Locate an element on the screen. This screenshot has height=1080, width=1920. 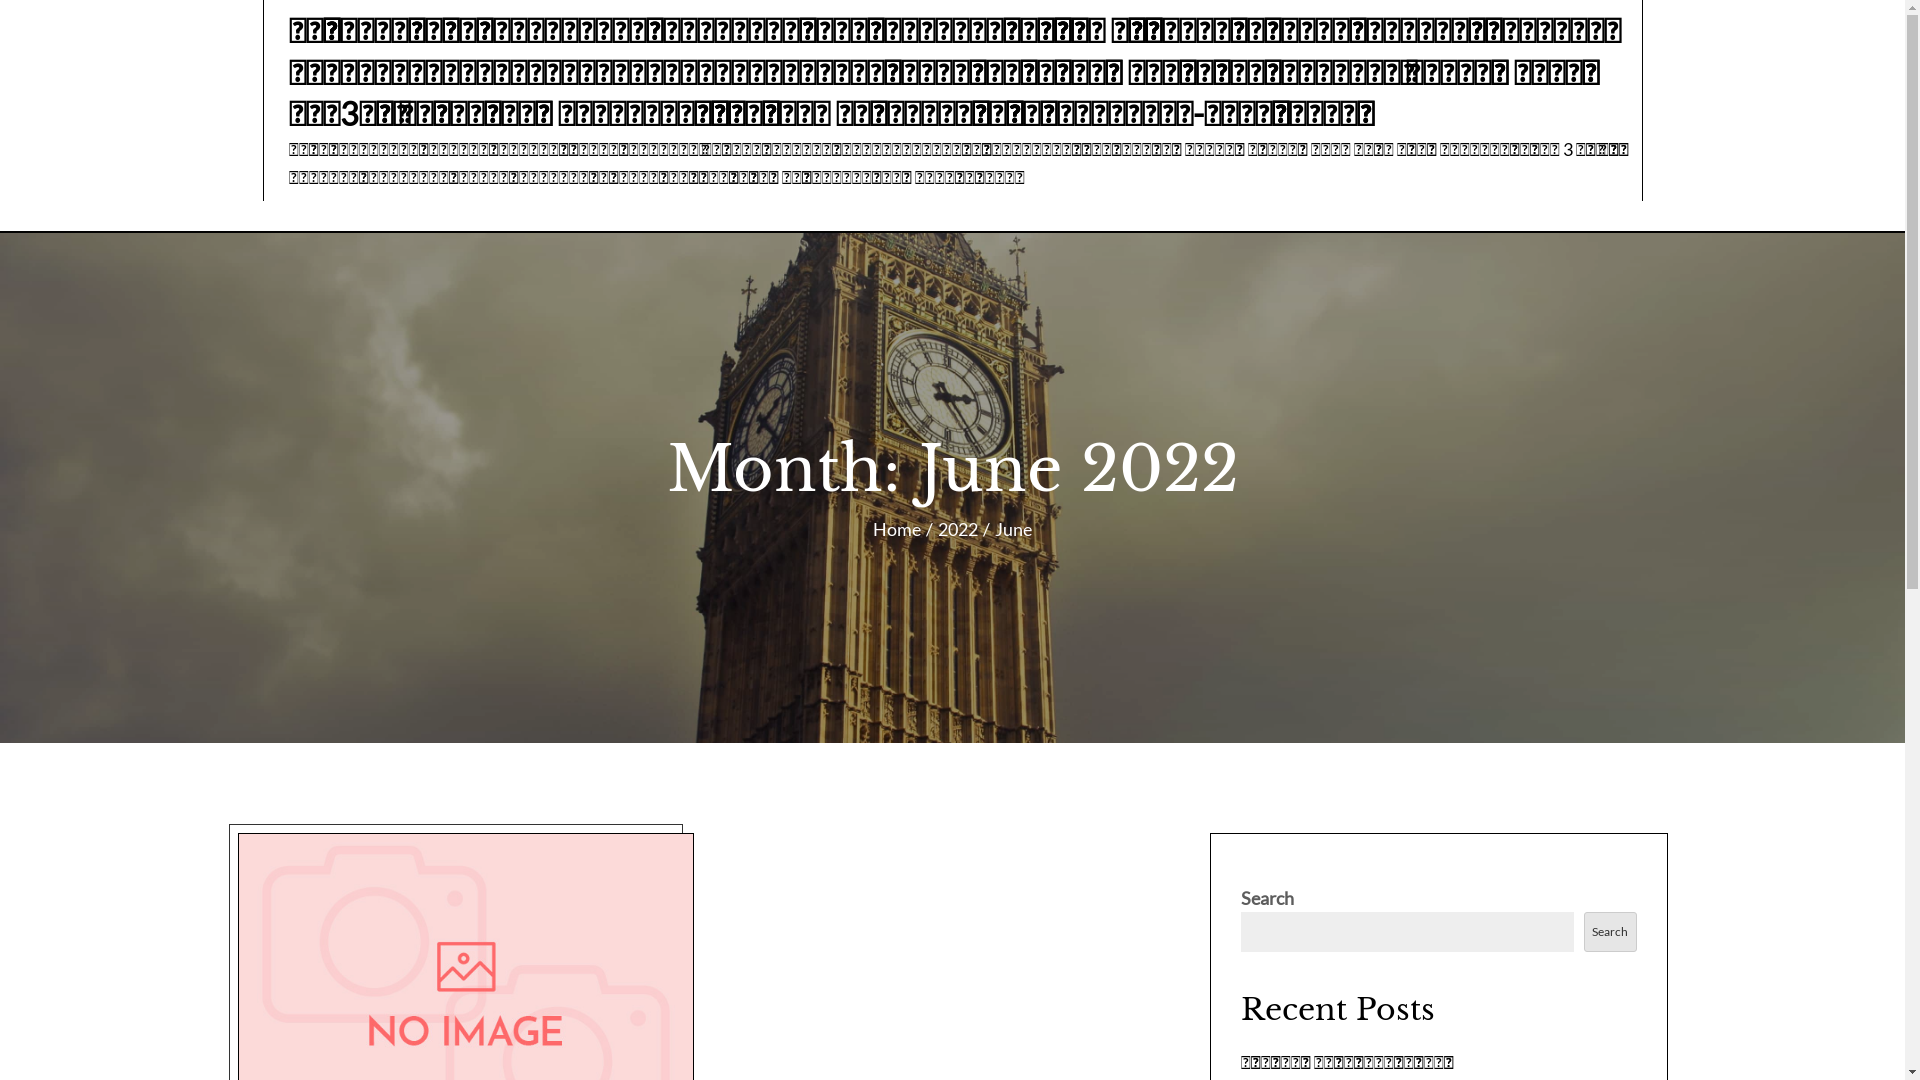
'2022' is located at coordinates (957, 527).